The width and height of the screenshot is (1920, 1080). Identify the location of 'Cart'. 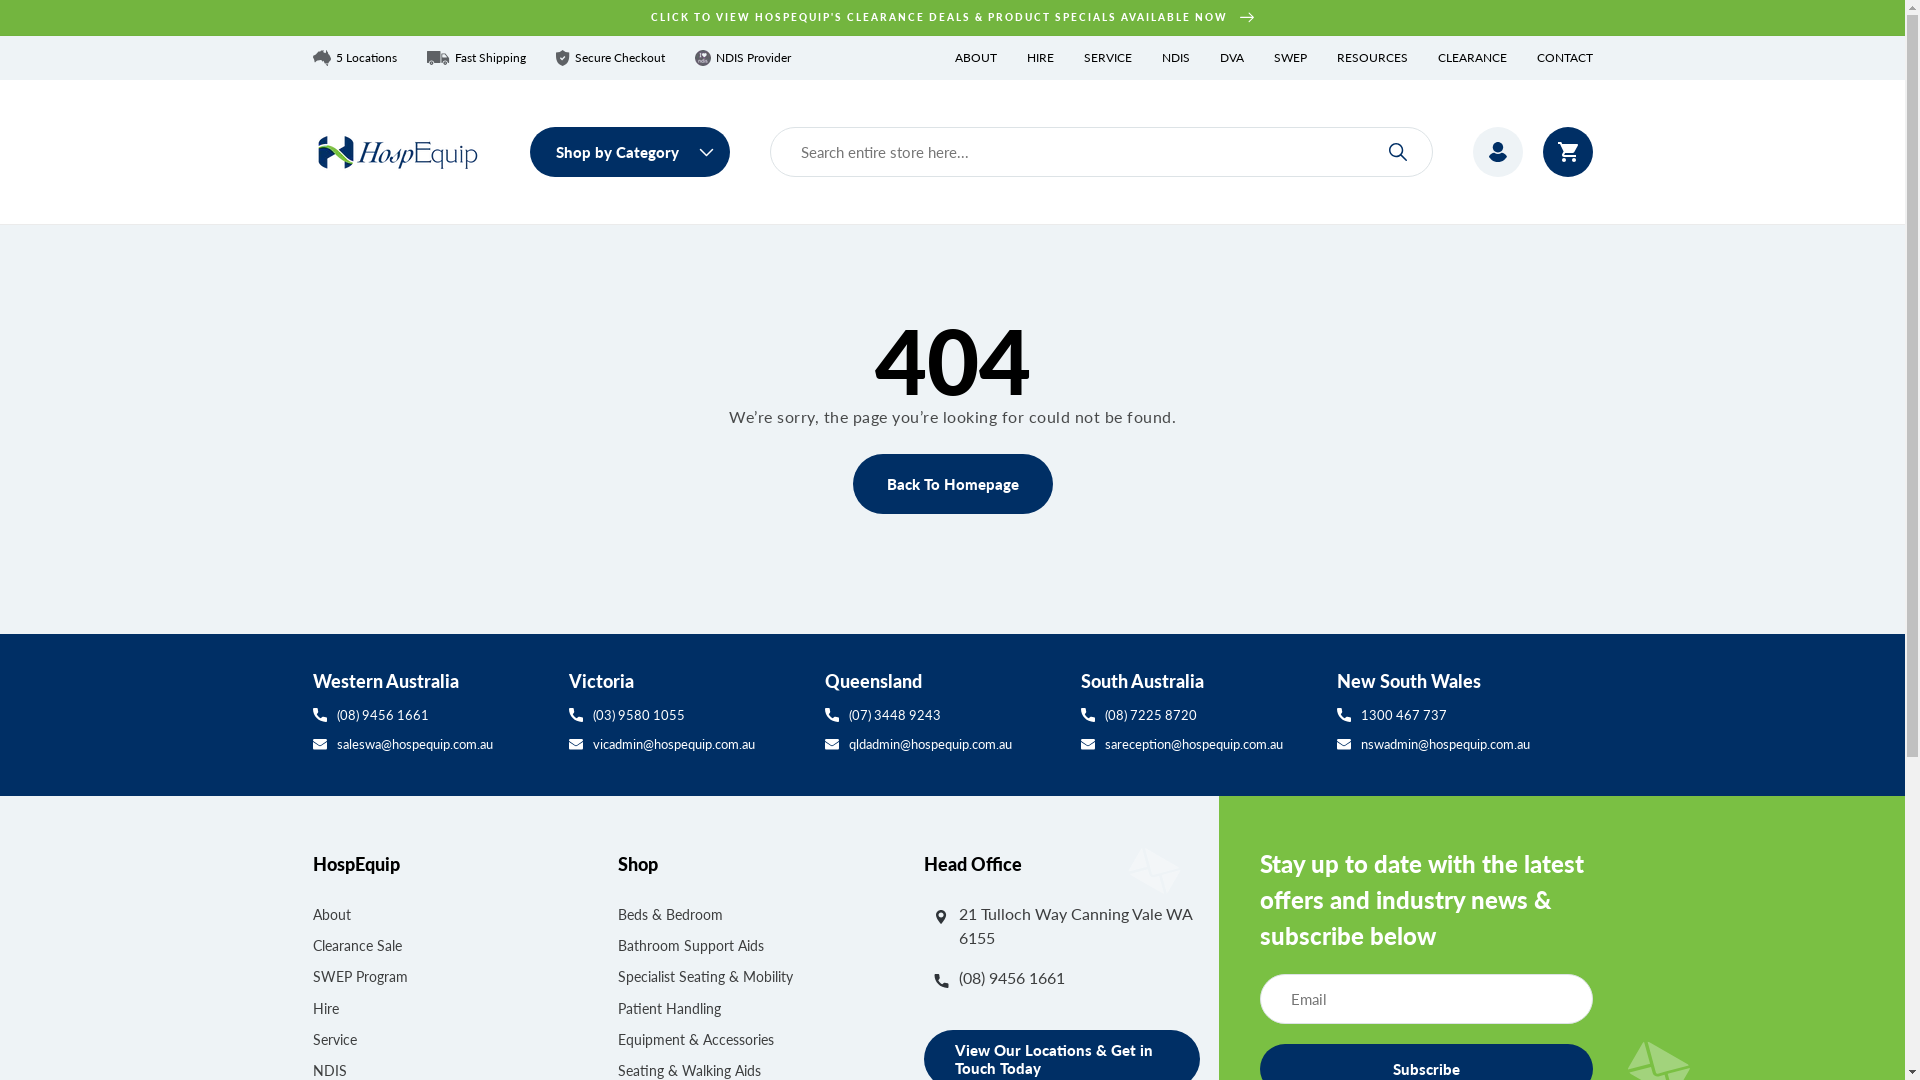
(1565, 150).